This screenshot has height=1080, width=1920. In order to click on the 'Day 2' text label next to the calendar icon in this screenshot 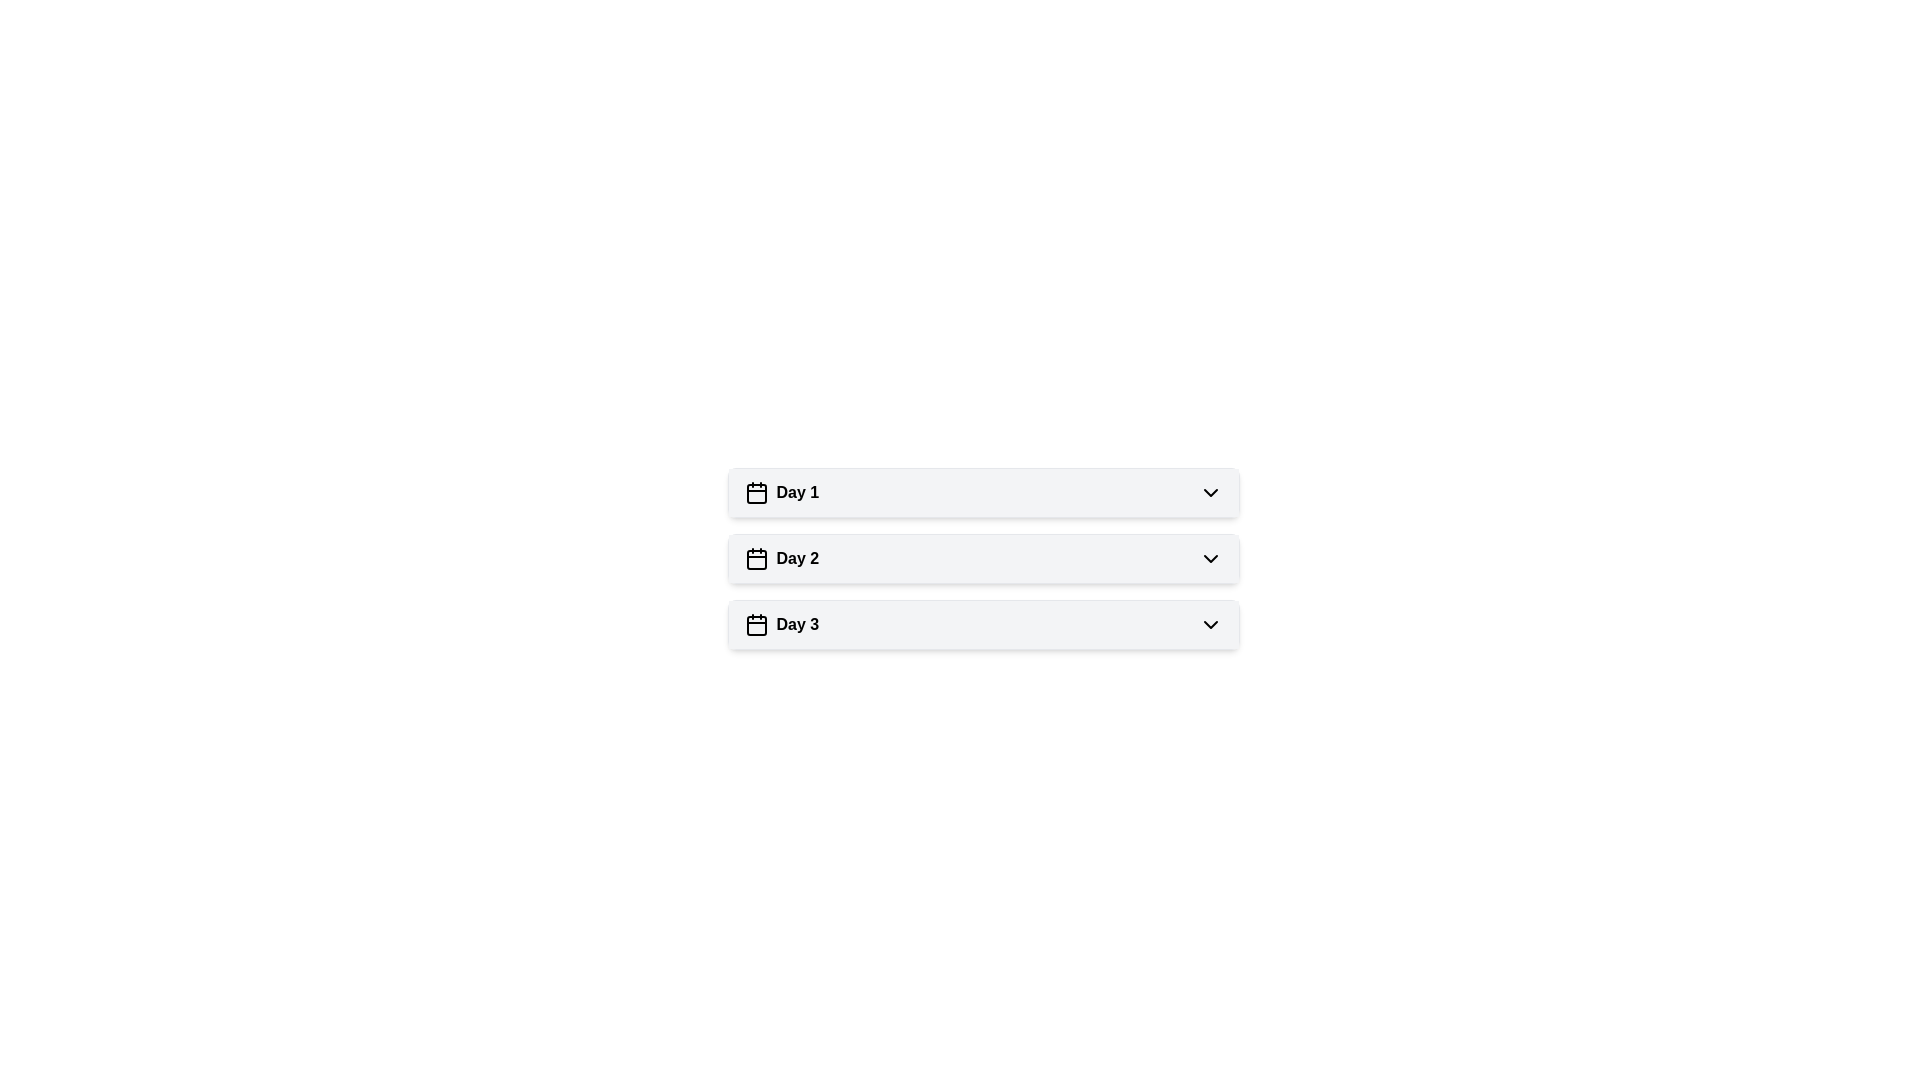, I will do `click(780, 559)`.